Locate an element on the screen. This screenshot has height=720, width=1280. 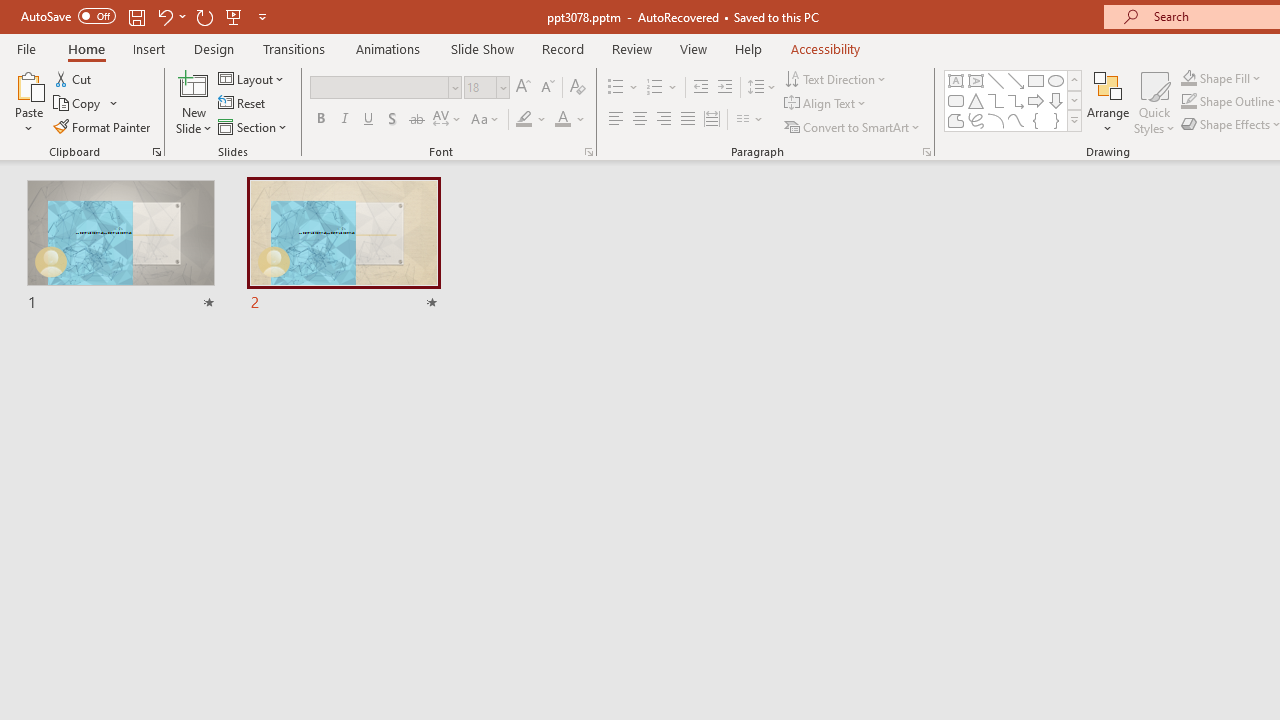
'Slide Show' is located at coordinates (481, 48).